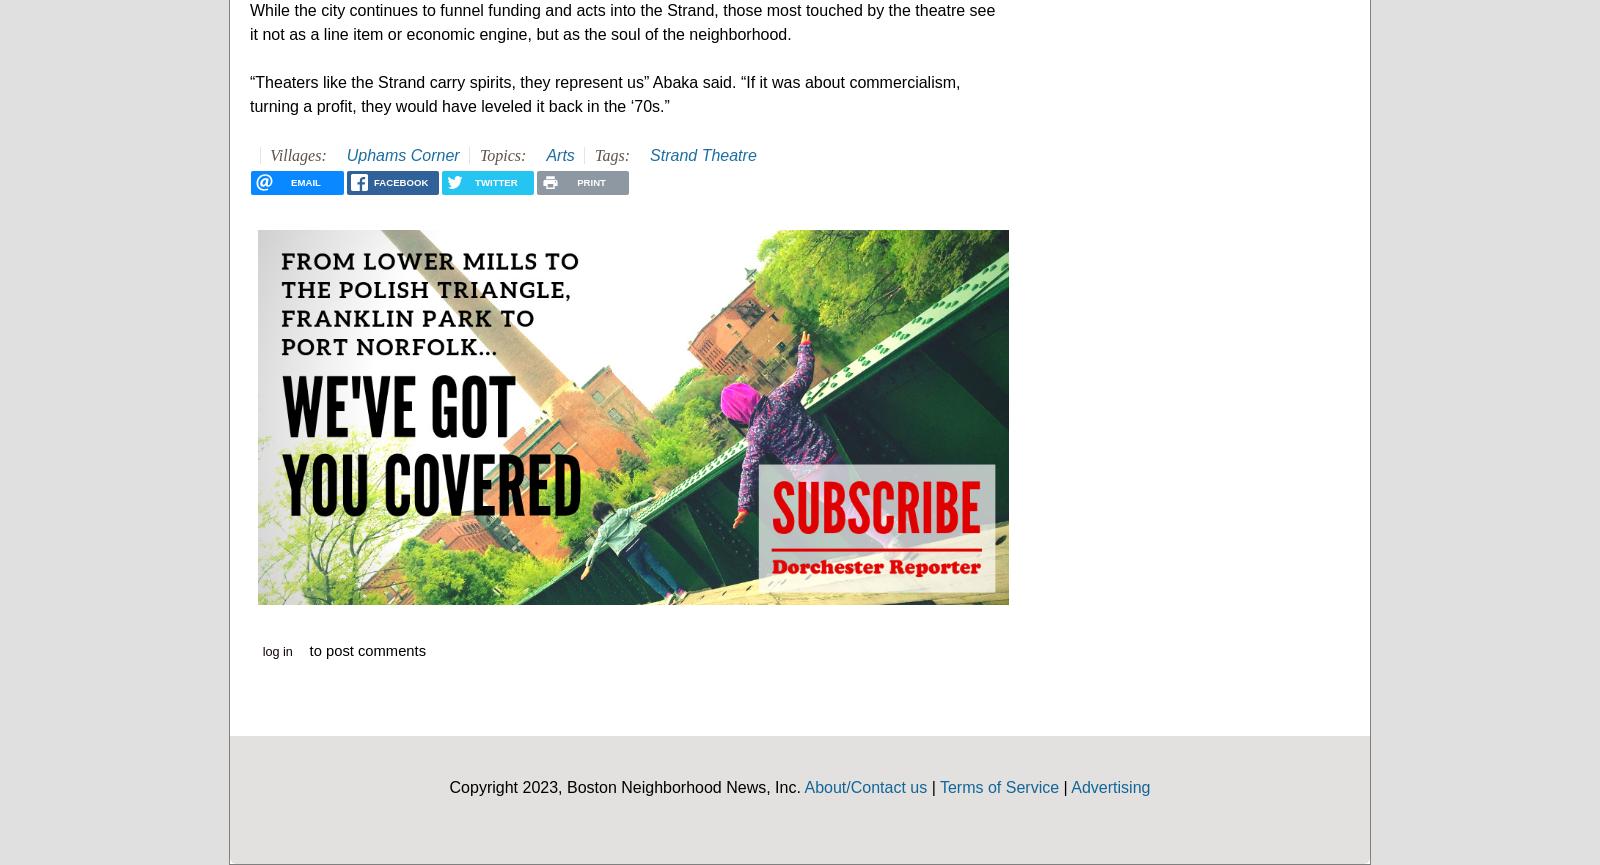 Image resolution: width=1600 pixels, height=865 pixels. What do you see at coordinates (622, 21) in the screenshot?
I see `'While the city continues to funnel funding and acts into the Strand, those most touched by the theatre see it not as a line item or economic engine, but as the soul of the neighborhood.'` at bounding box center [622, 21].